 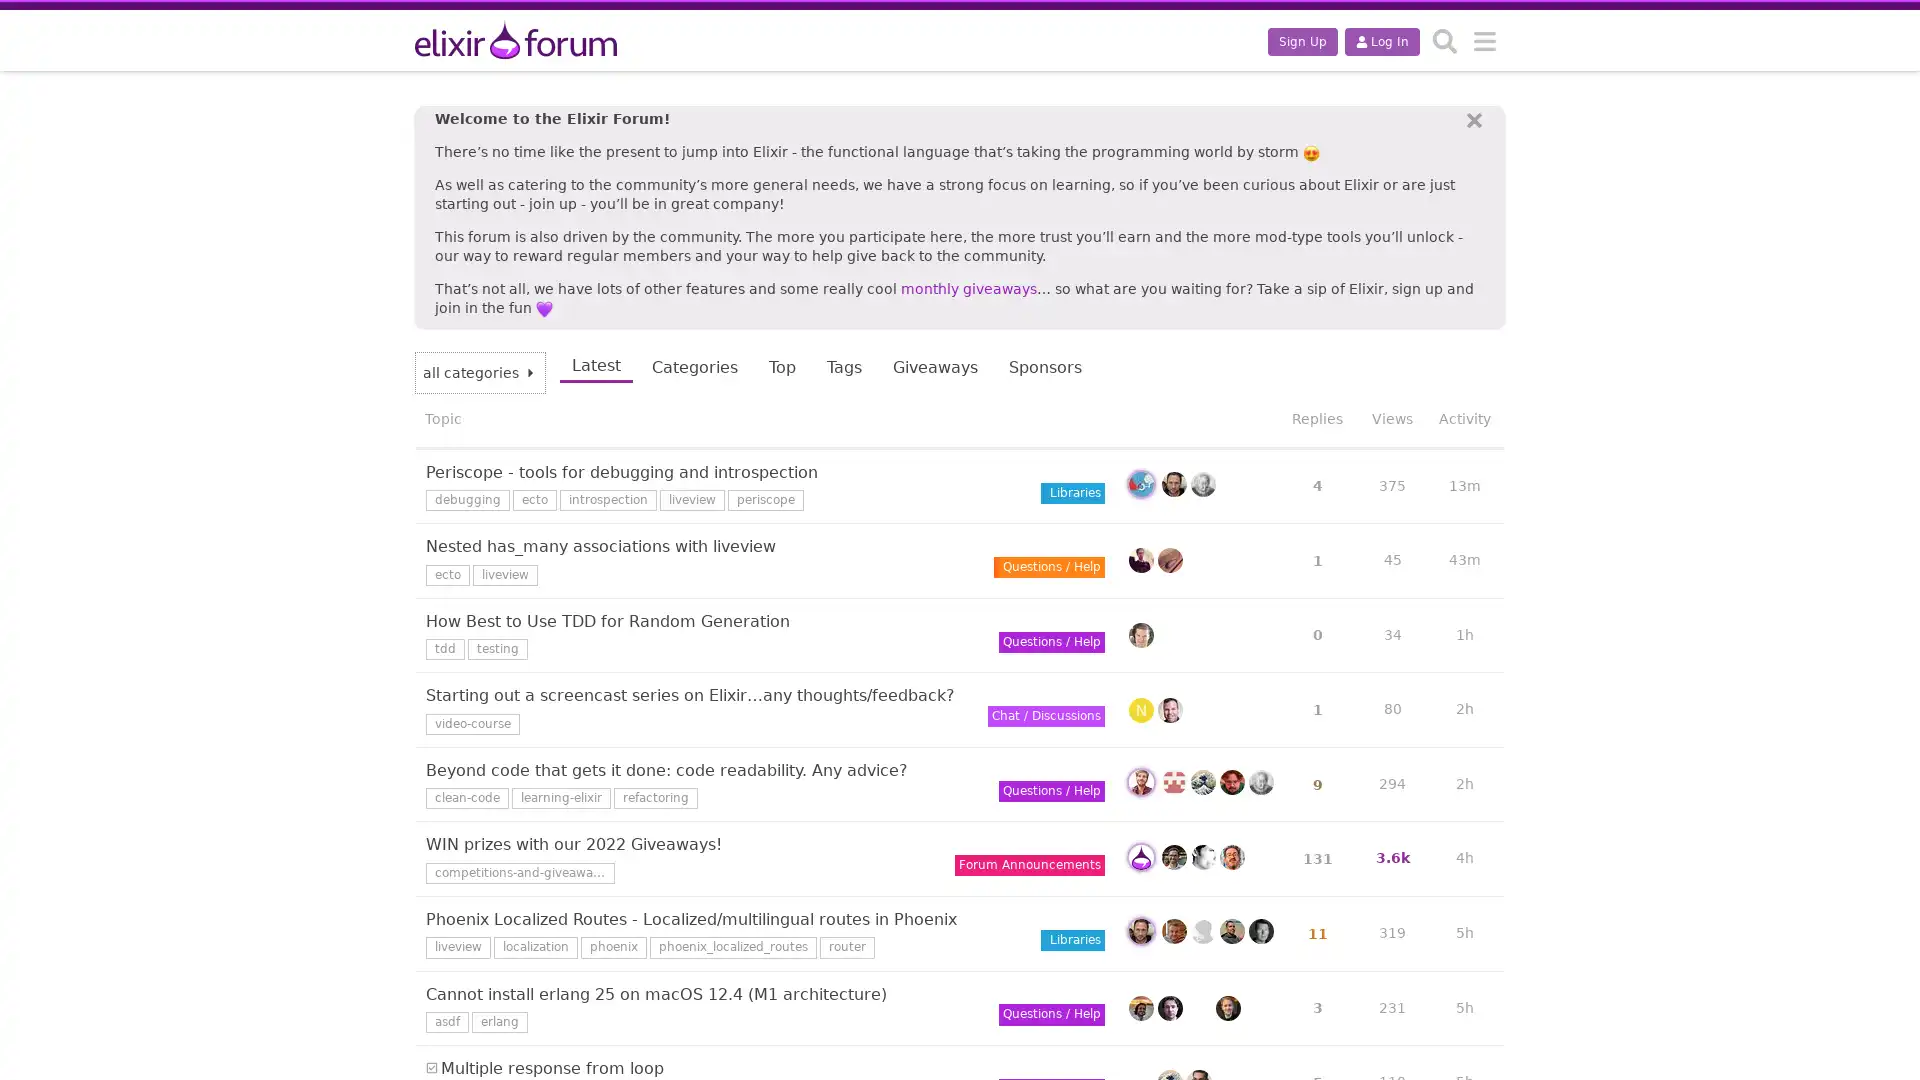 I want to click on Sort by activity, so click(x=1368, y=568).